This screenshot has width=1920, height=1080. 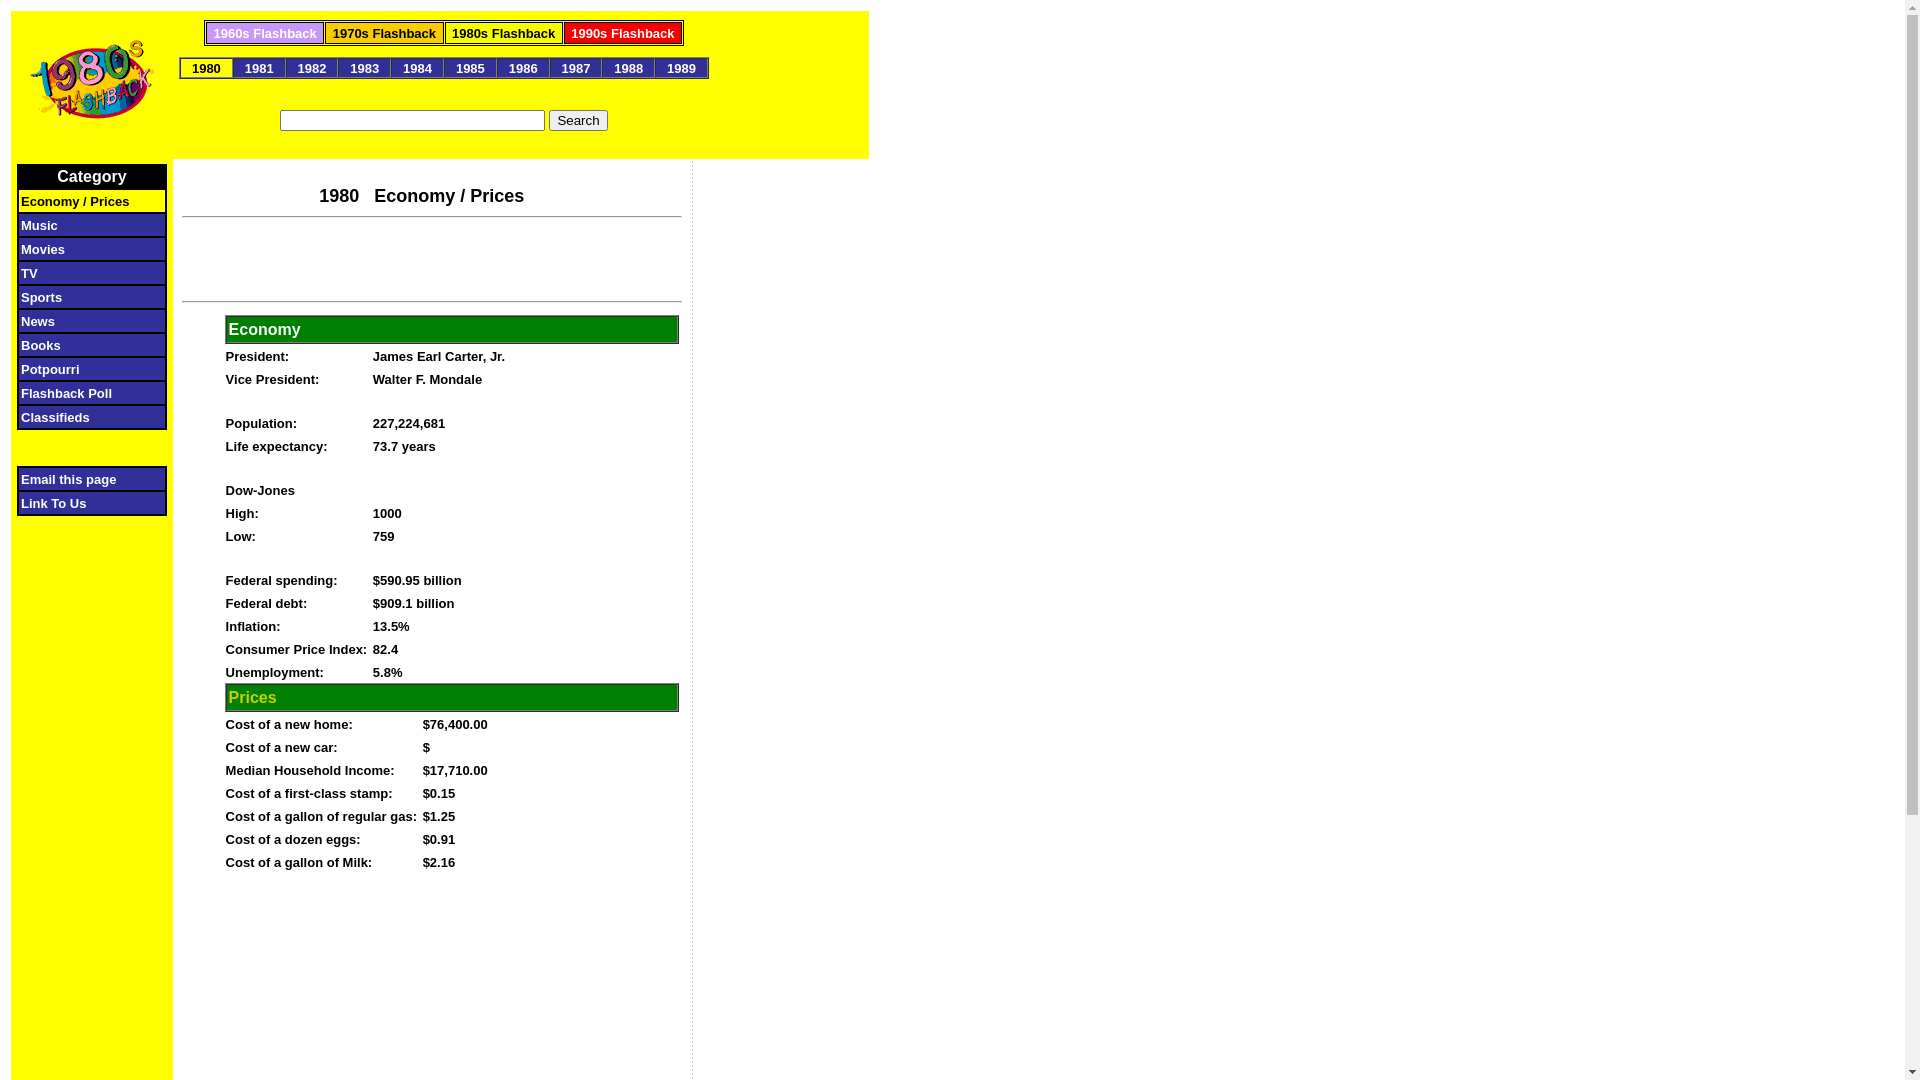 What do you see at coordinates (85, 319) in the screenshot?
I see `'News                           '` at bounding box center [85, 319].